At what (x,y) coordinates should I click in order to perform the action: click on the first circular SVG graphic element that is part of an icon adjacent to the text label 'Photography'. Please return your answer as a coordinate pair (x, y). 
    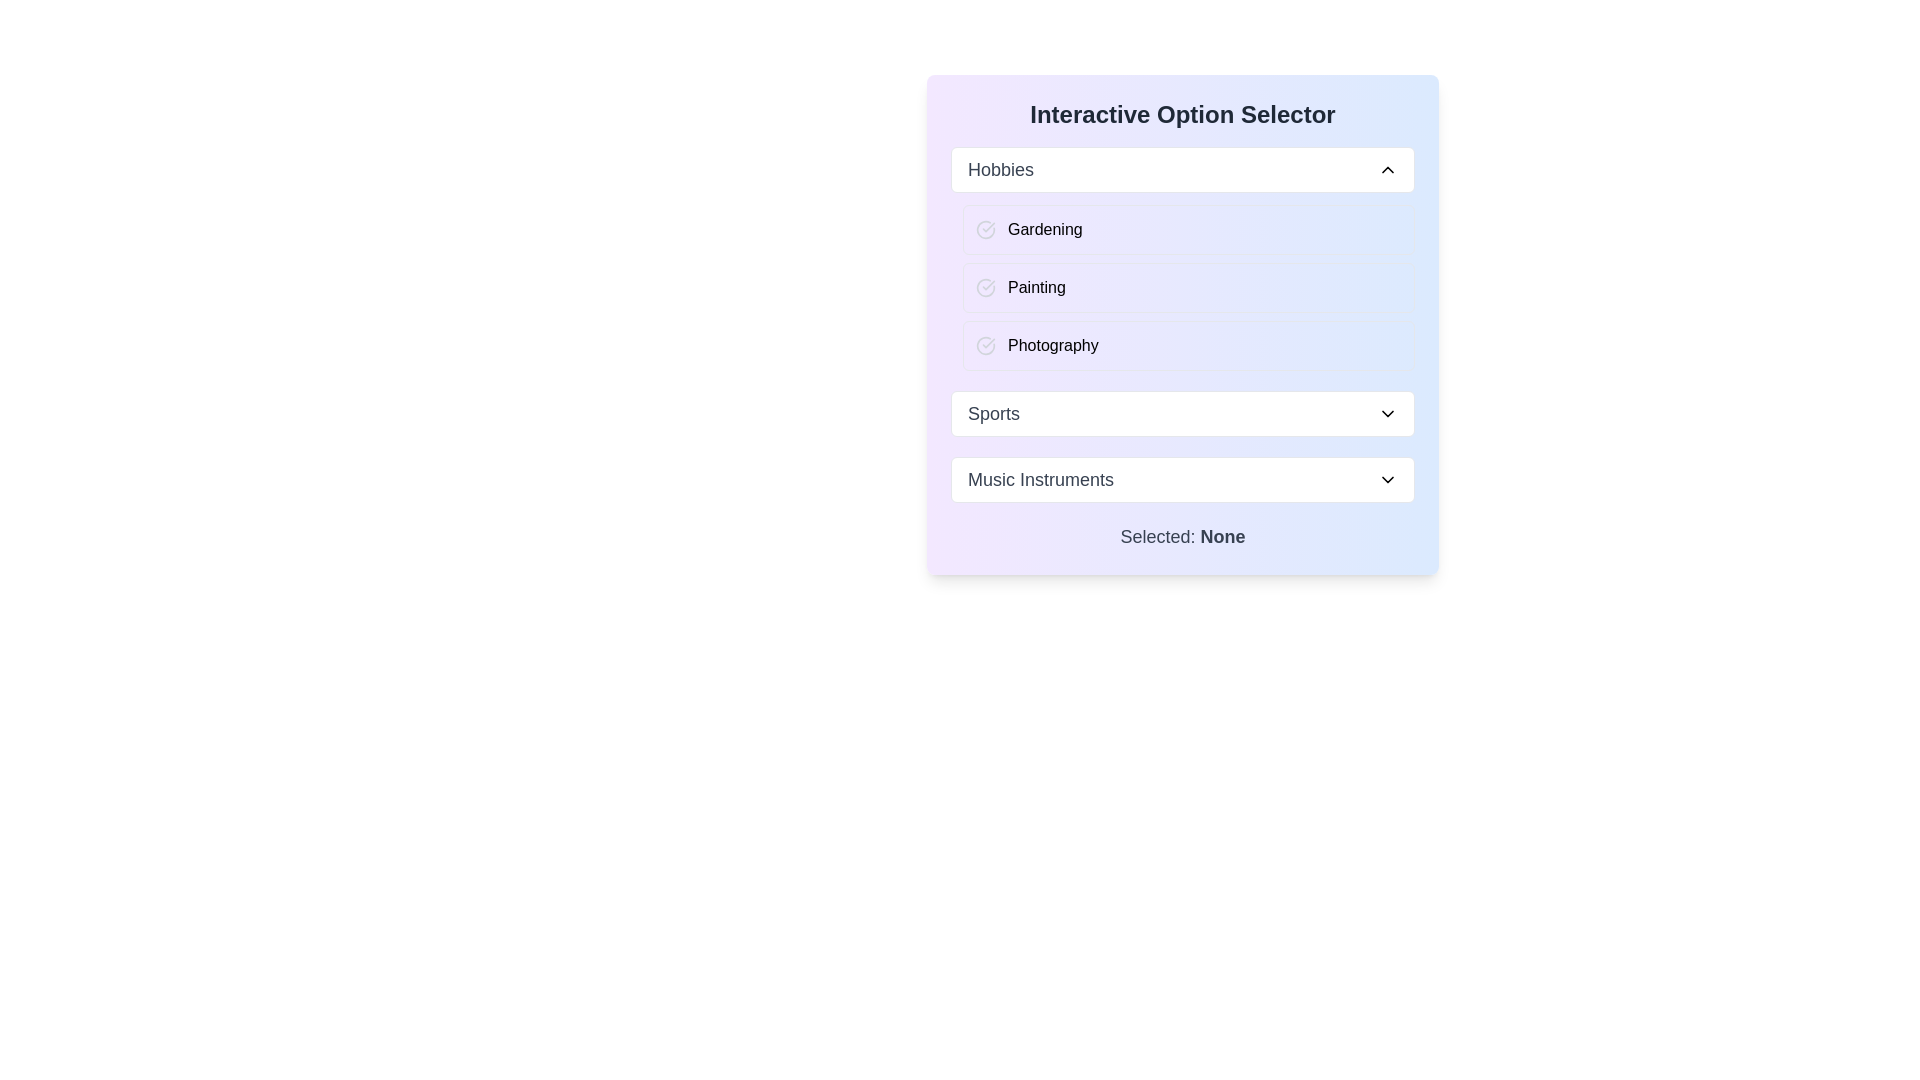
    Looking at the image, I should click on (985, 345).